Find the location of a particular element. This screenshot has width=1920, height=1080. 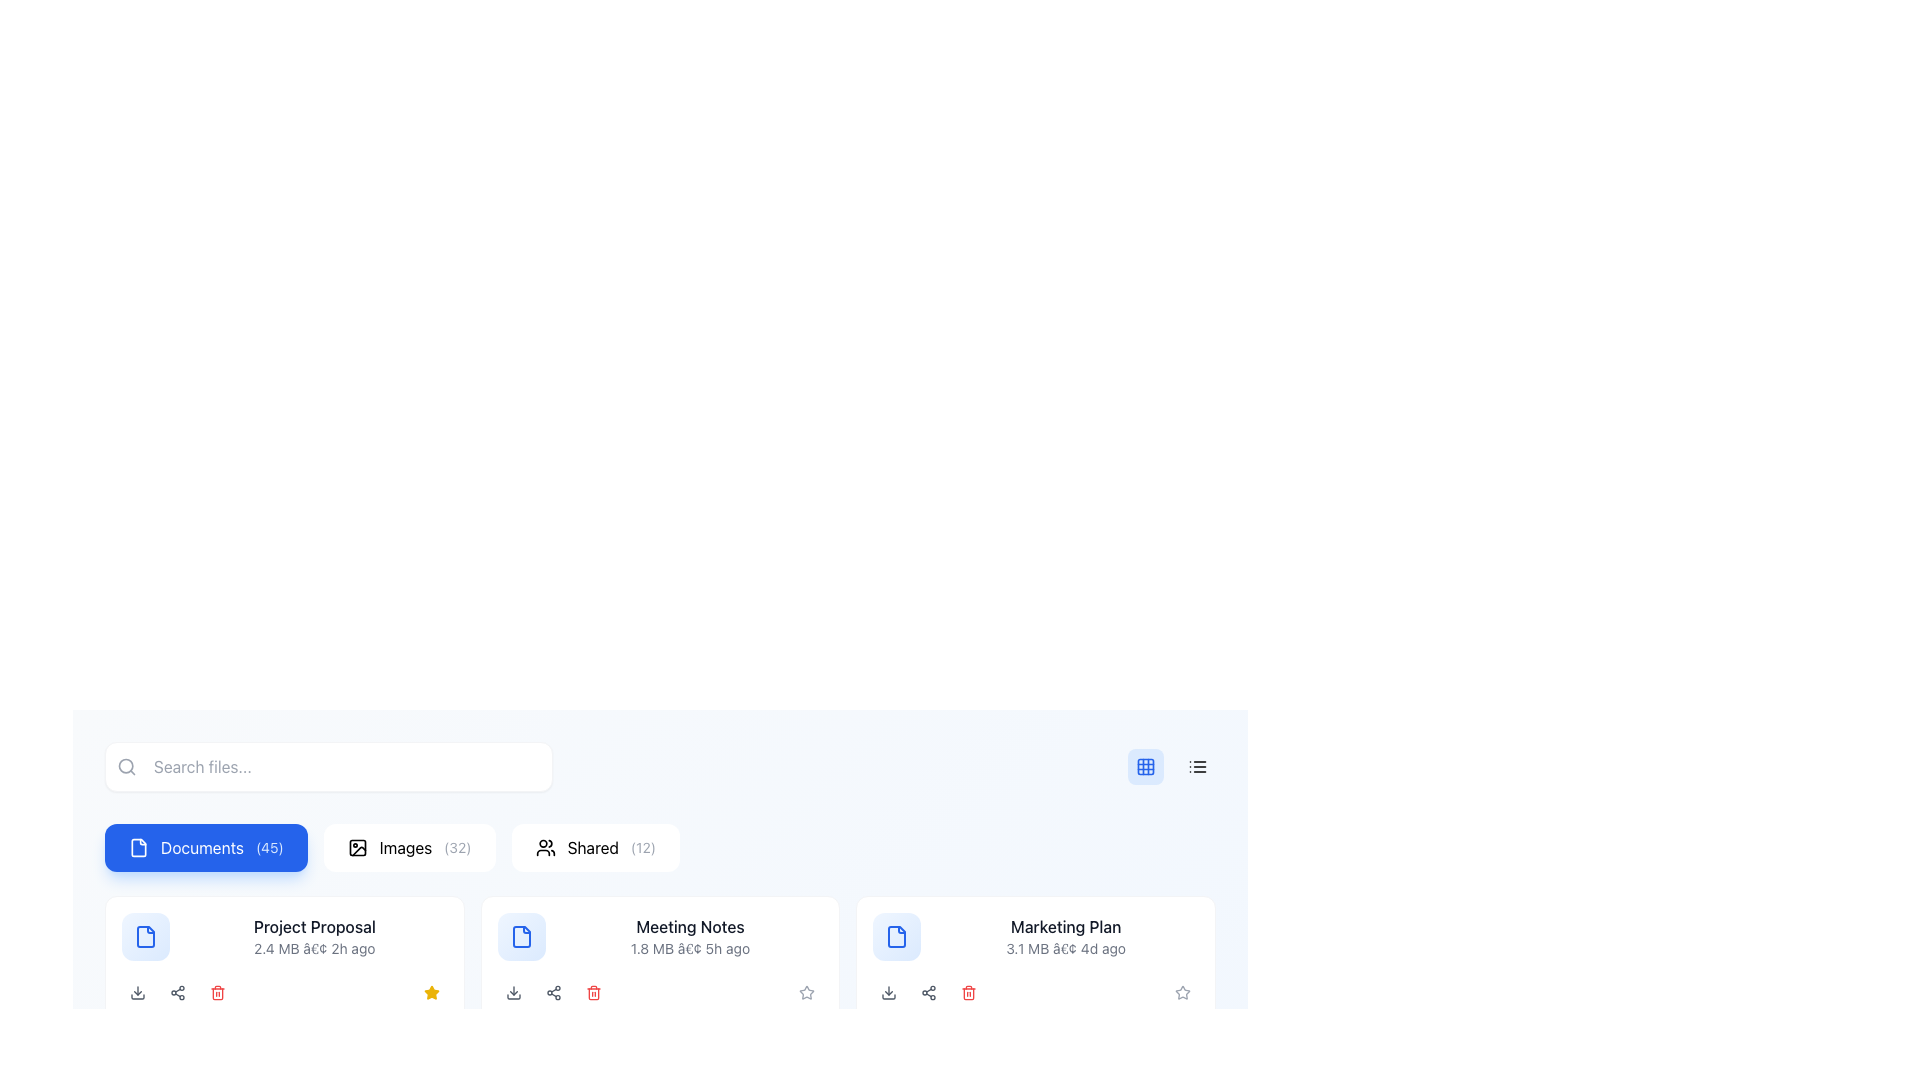

the star icon at the bottom of the 'Marketing Plan' file card to confirm interaction with the favorite or rating feature is located at coordinates (1182, 992).